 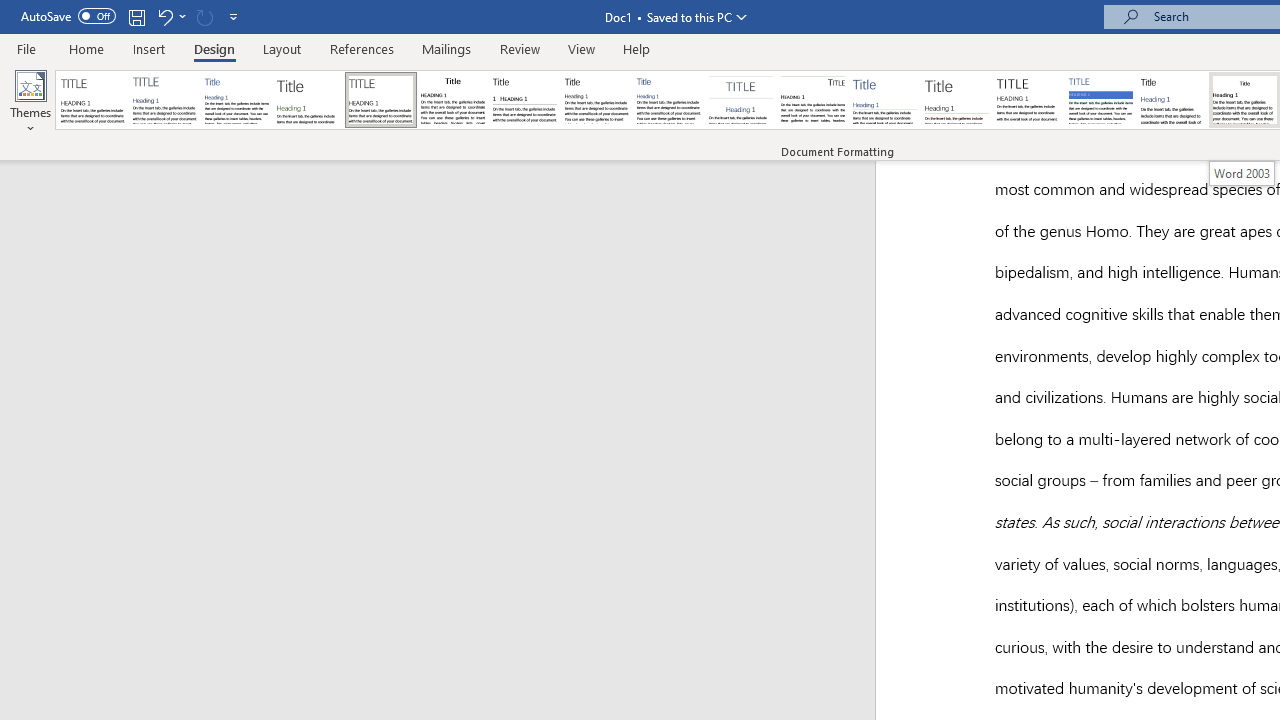 I want to click on 'Word', so click(x=1173, y=100).